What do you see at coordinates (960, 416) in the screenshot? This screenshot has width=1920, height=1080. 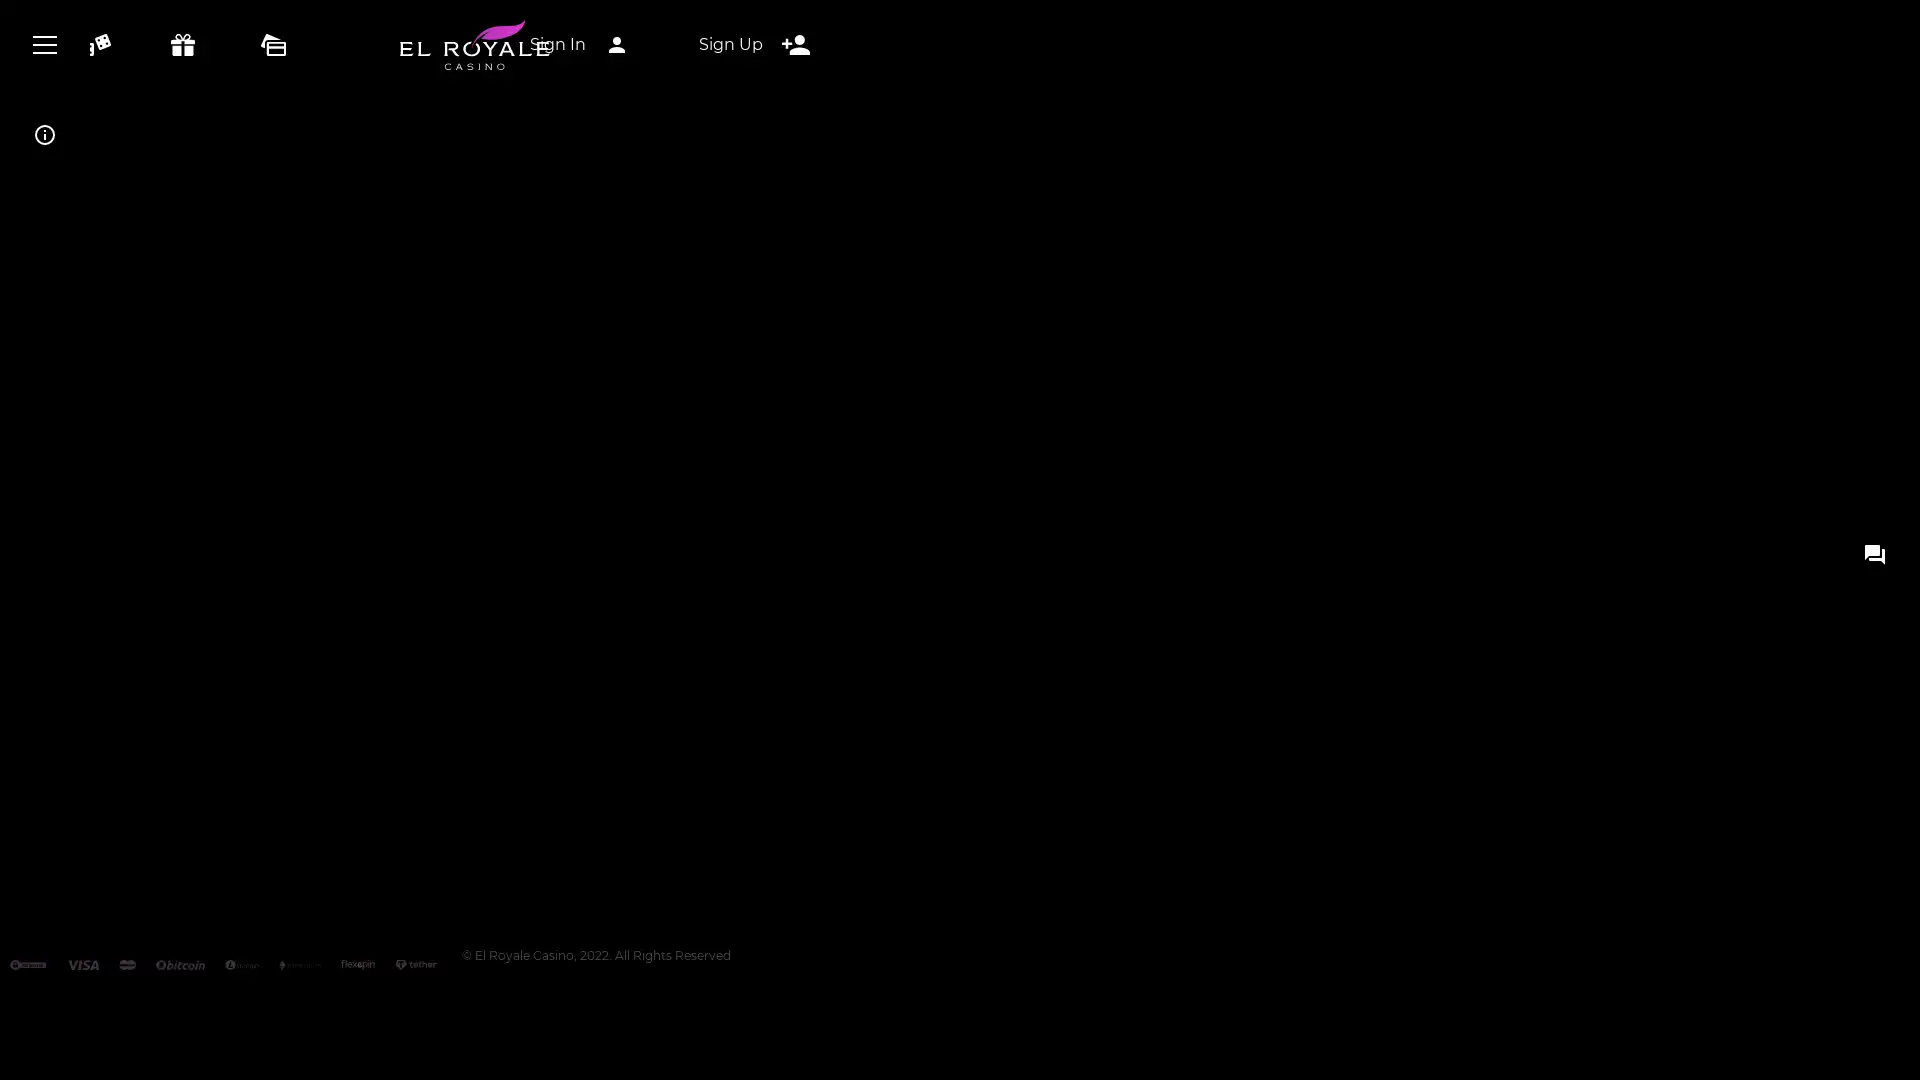 I see `Chat` at bounding box center [960, 416].